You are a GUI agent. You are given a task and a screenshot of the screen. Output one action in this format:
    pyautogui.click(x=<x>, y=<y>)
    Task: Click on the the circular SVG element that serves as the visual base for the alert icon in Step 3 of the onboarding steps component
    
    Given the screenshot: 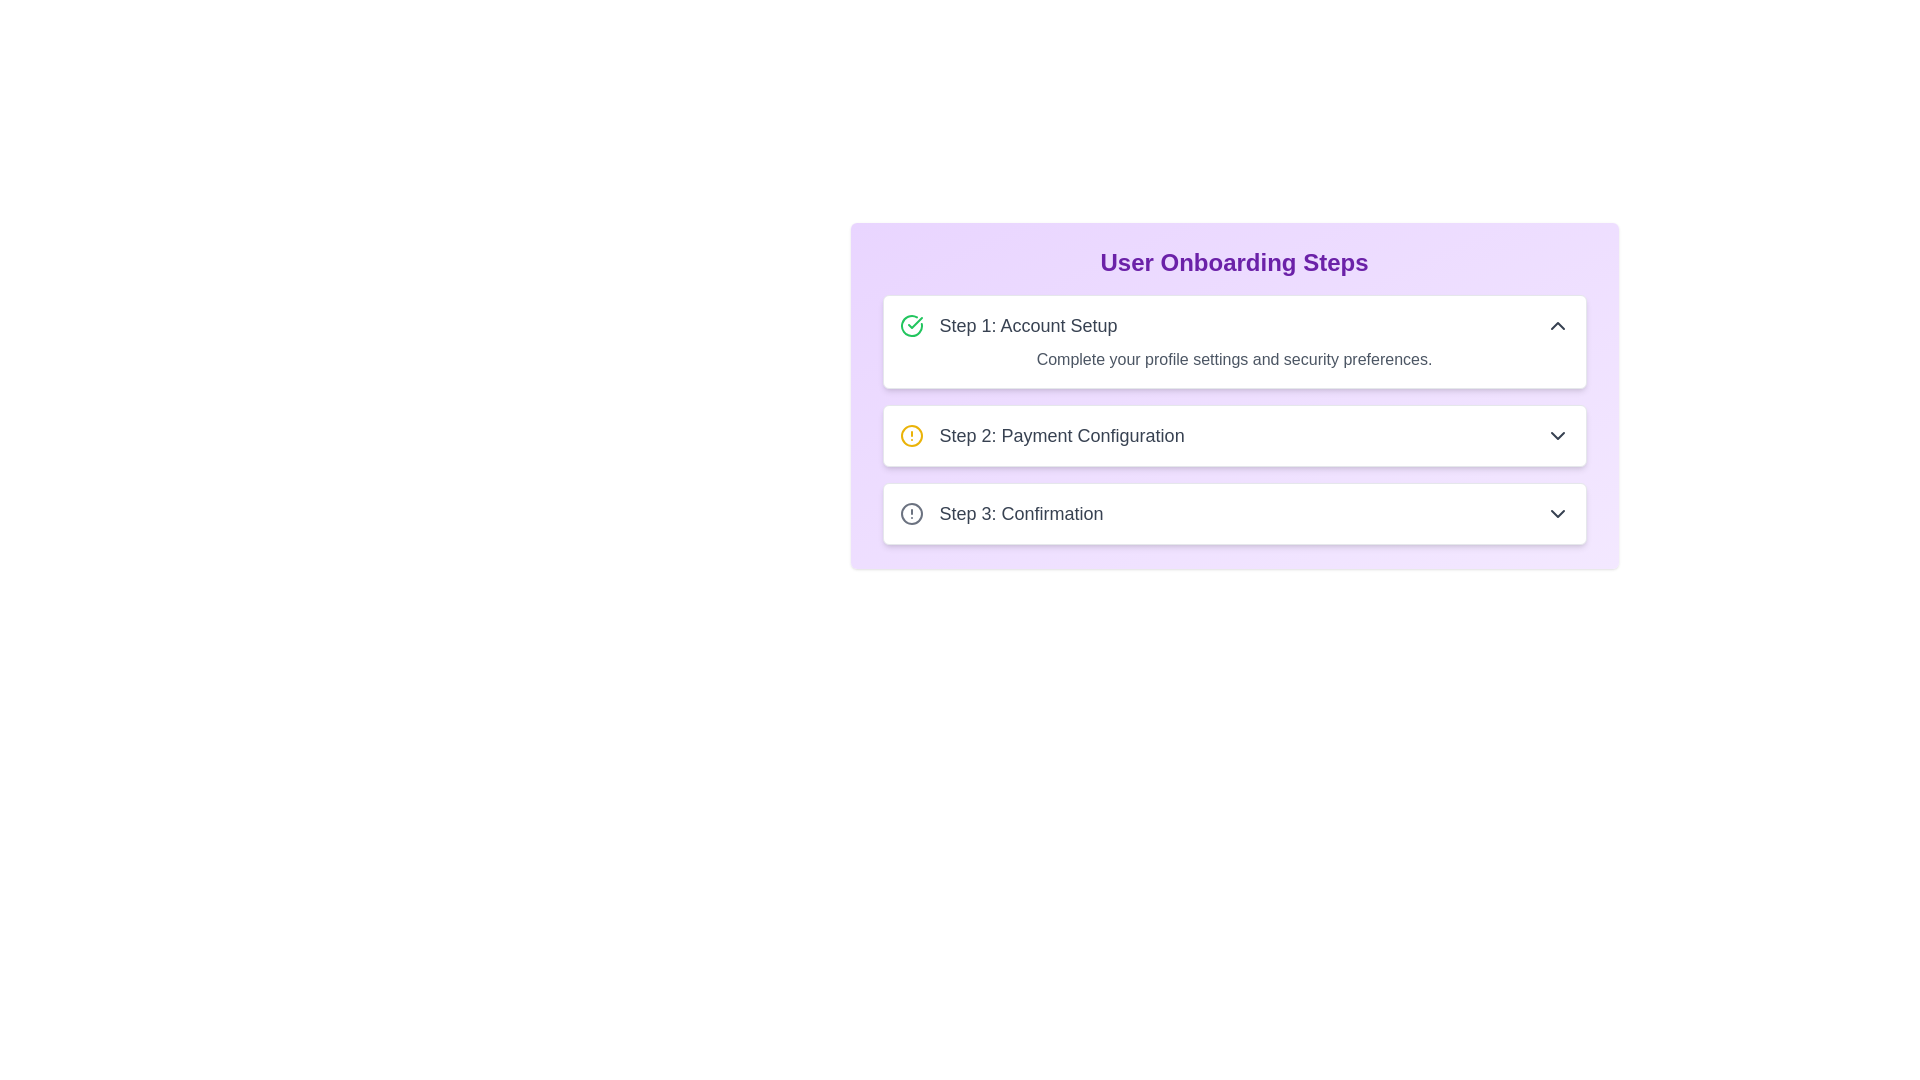 What is the action you would take?
    pyautogui.click(x=910, y=512)
    